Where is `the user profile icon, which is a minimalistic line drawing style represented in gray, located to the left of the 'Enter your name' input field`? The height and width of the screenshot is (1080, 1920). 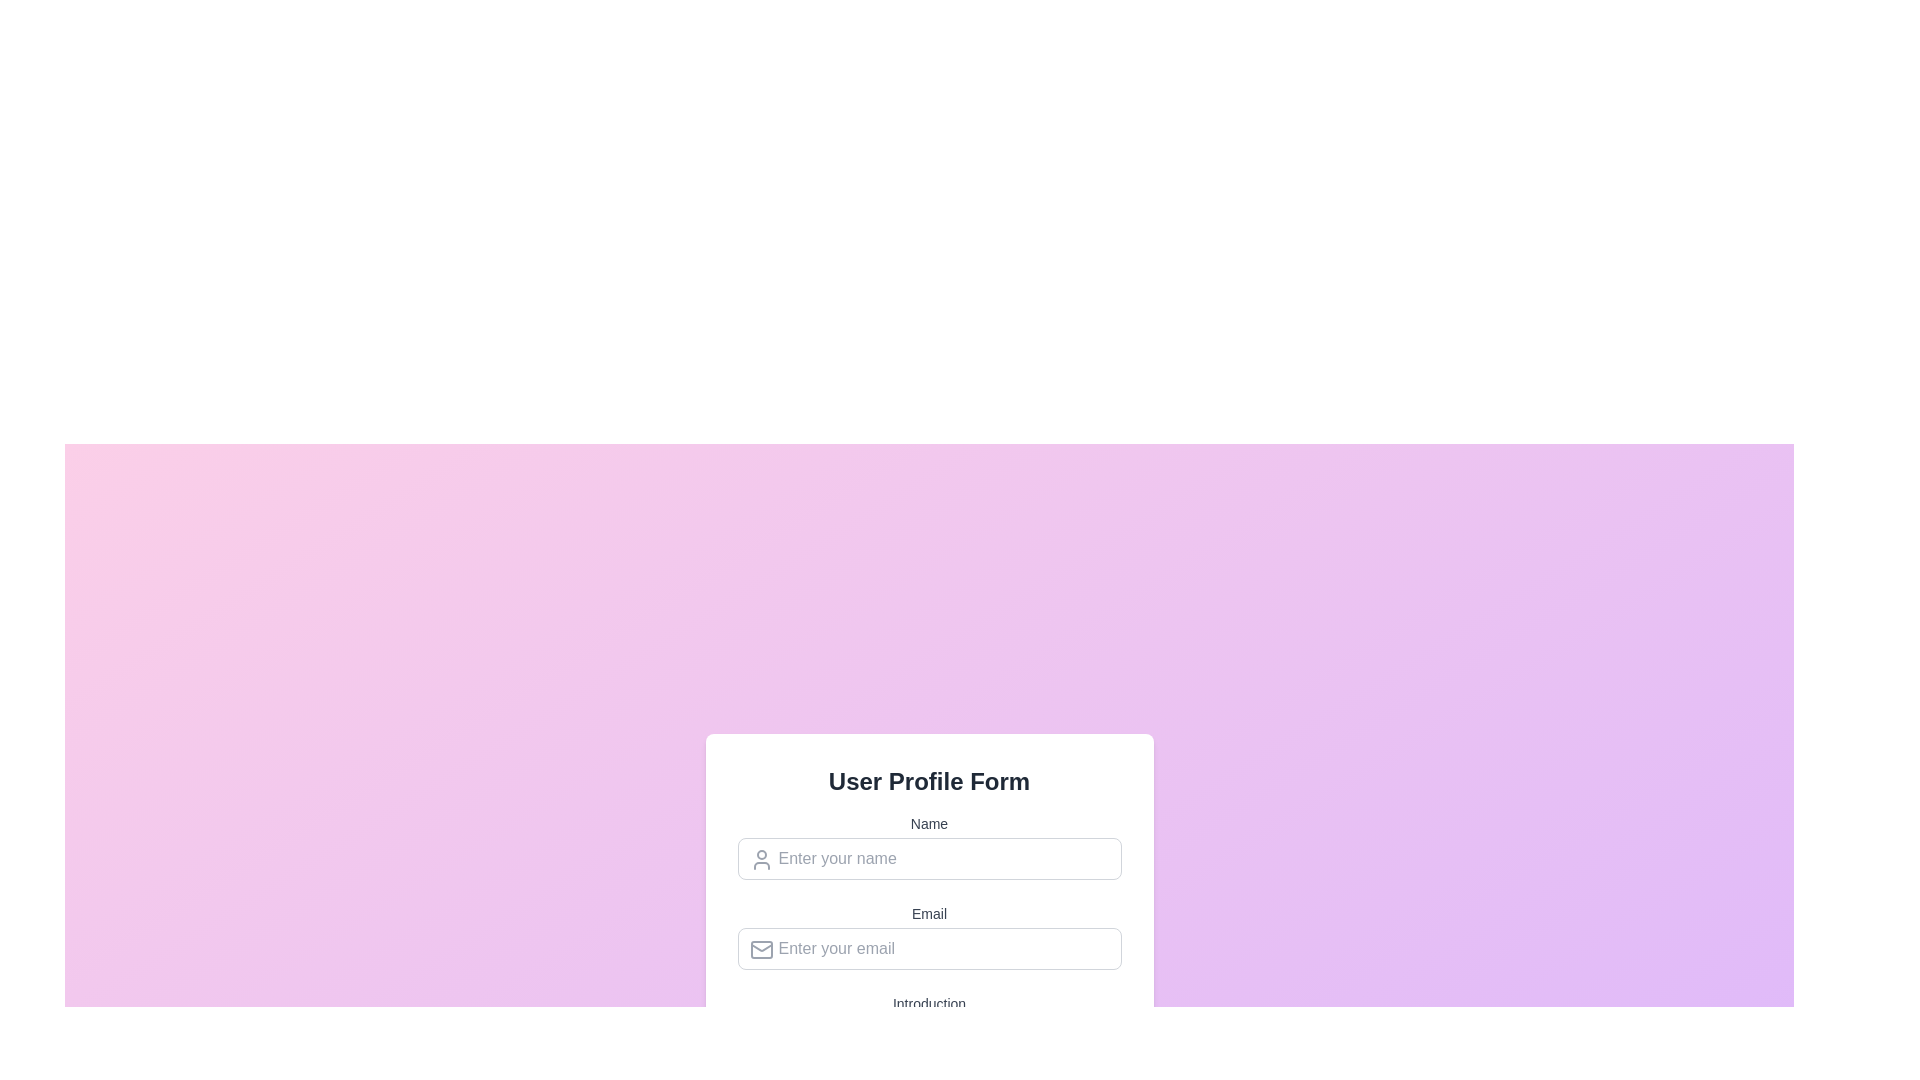
the user profile icon, which is a minimalistic line drawing style represented in gray, located to the left of the 'Enter your name' input field is located at coordinates (760, 858).